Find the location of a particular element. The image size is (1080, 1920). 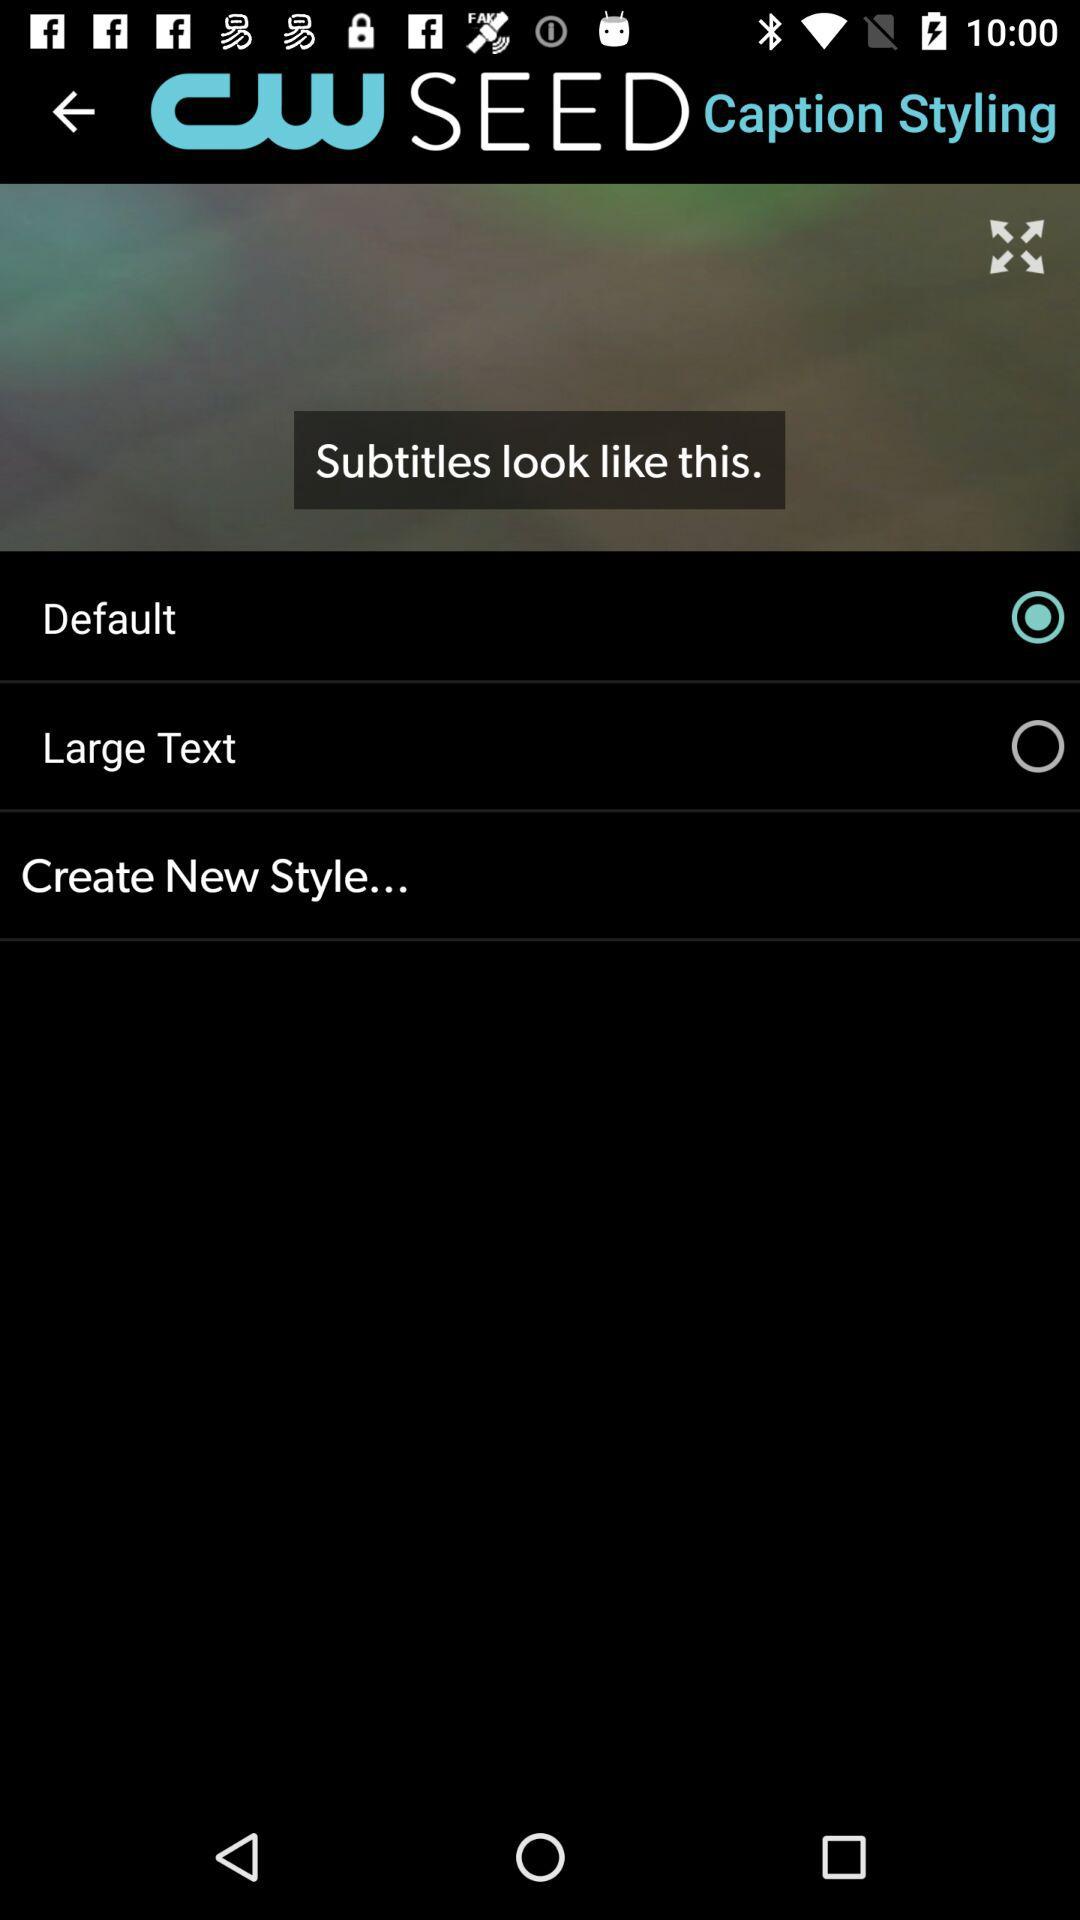

the icon above the default icon is located at coordinates (72, 110).